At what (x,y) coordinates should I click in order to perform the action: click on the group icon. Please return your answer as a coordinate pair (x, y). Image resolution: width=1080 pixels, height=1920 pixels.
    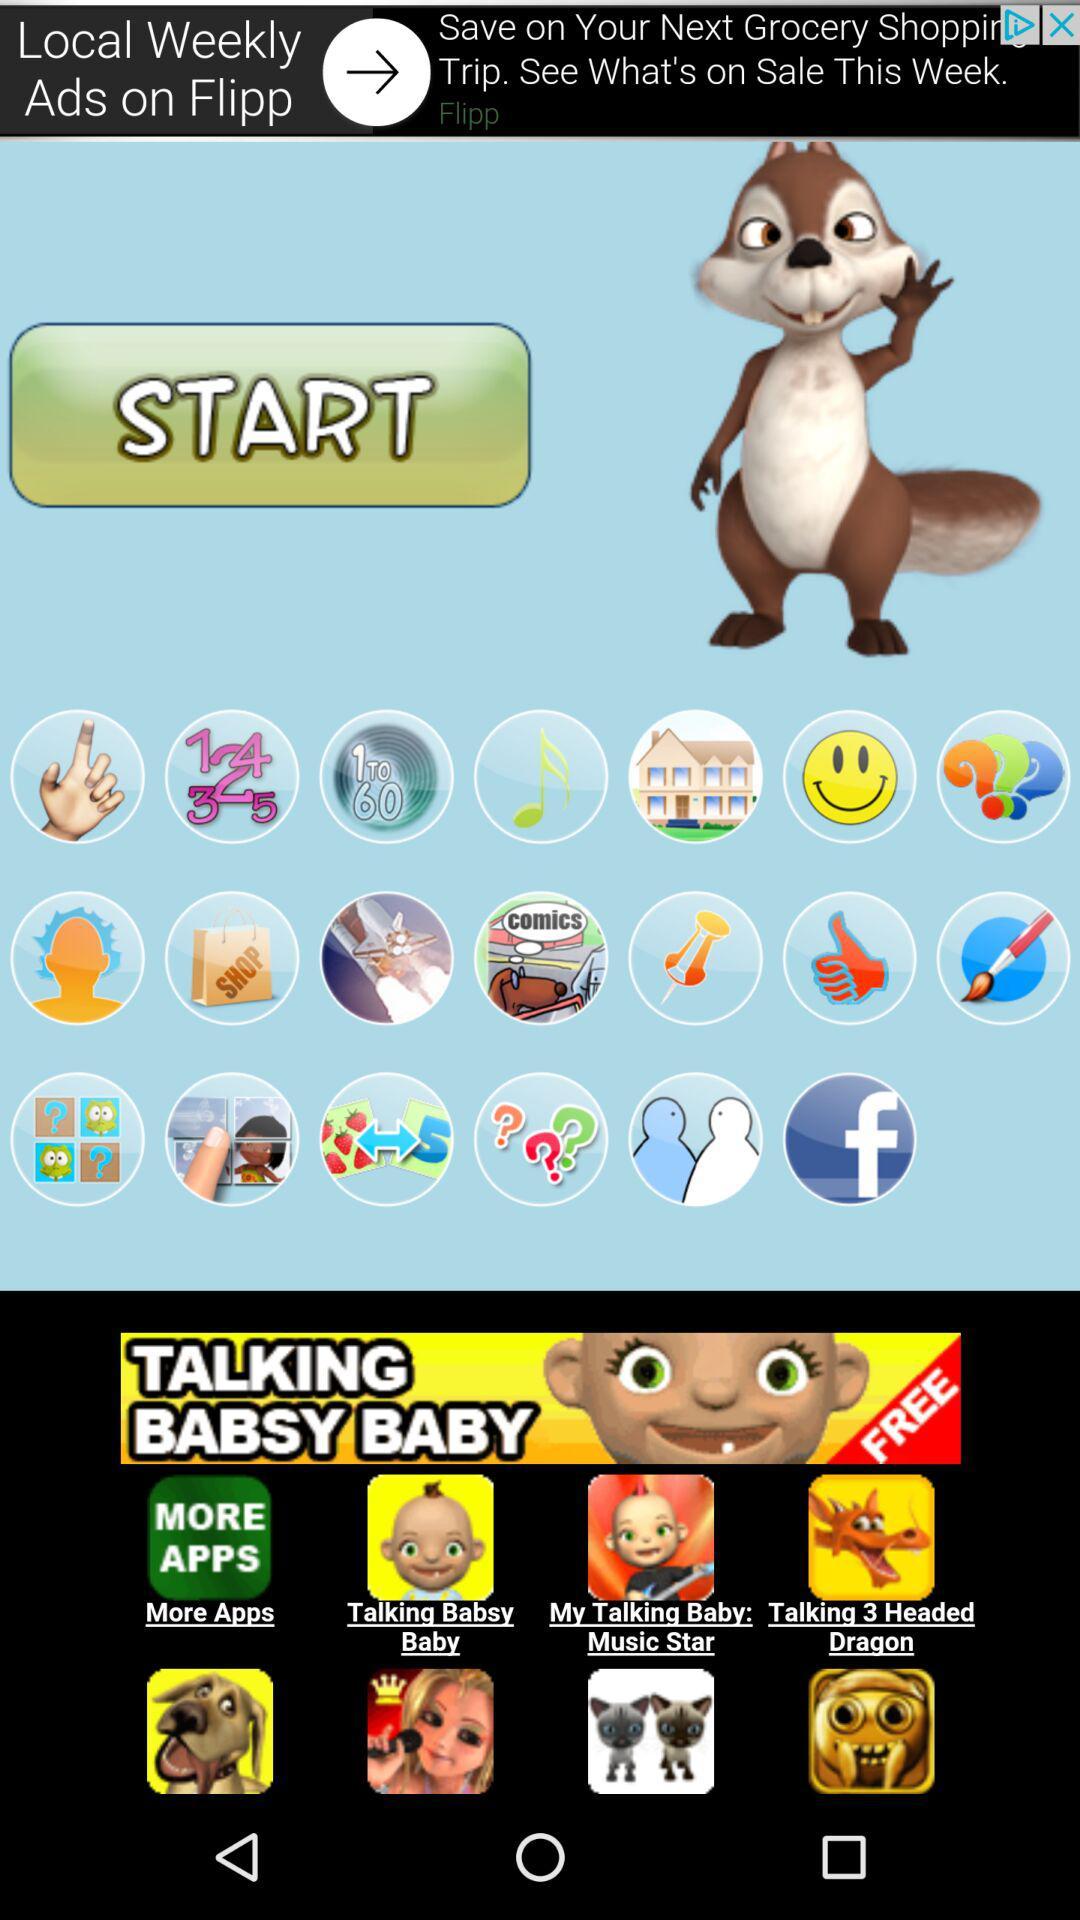
    Looking at the image, I should click on (694, 1218).